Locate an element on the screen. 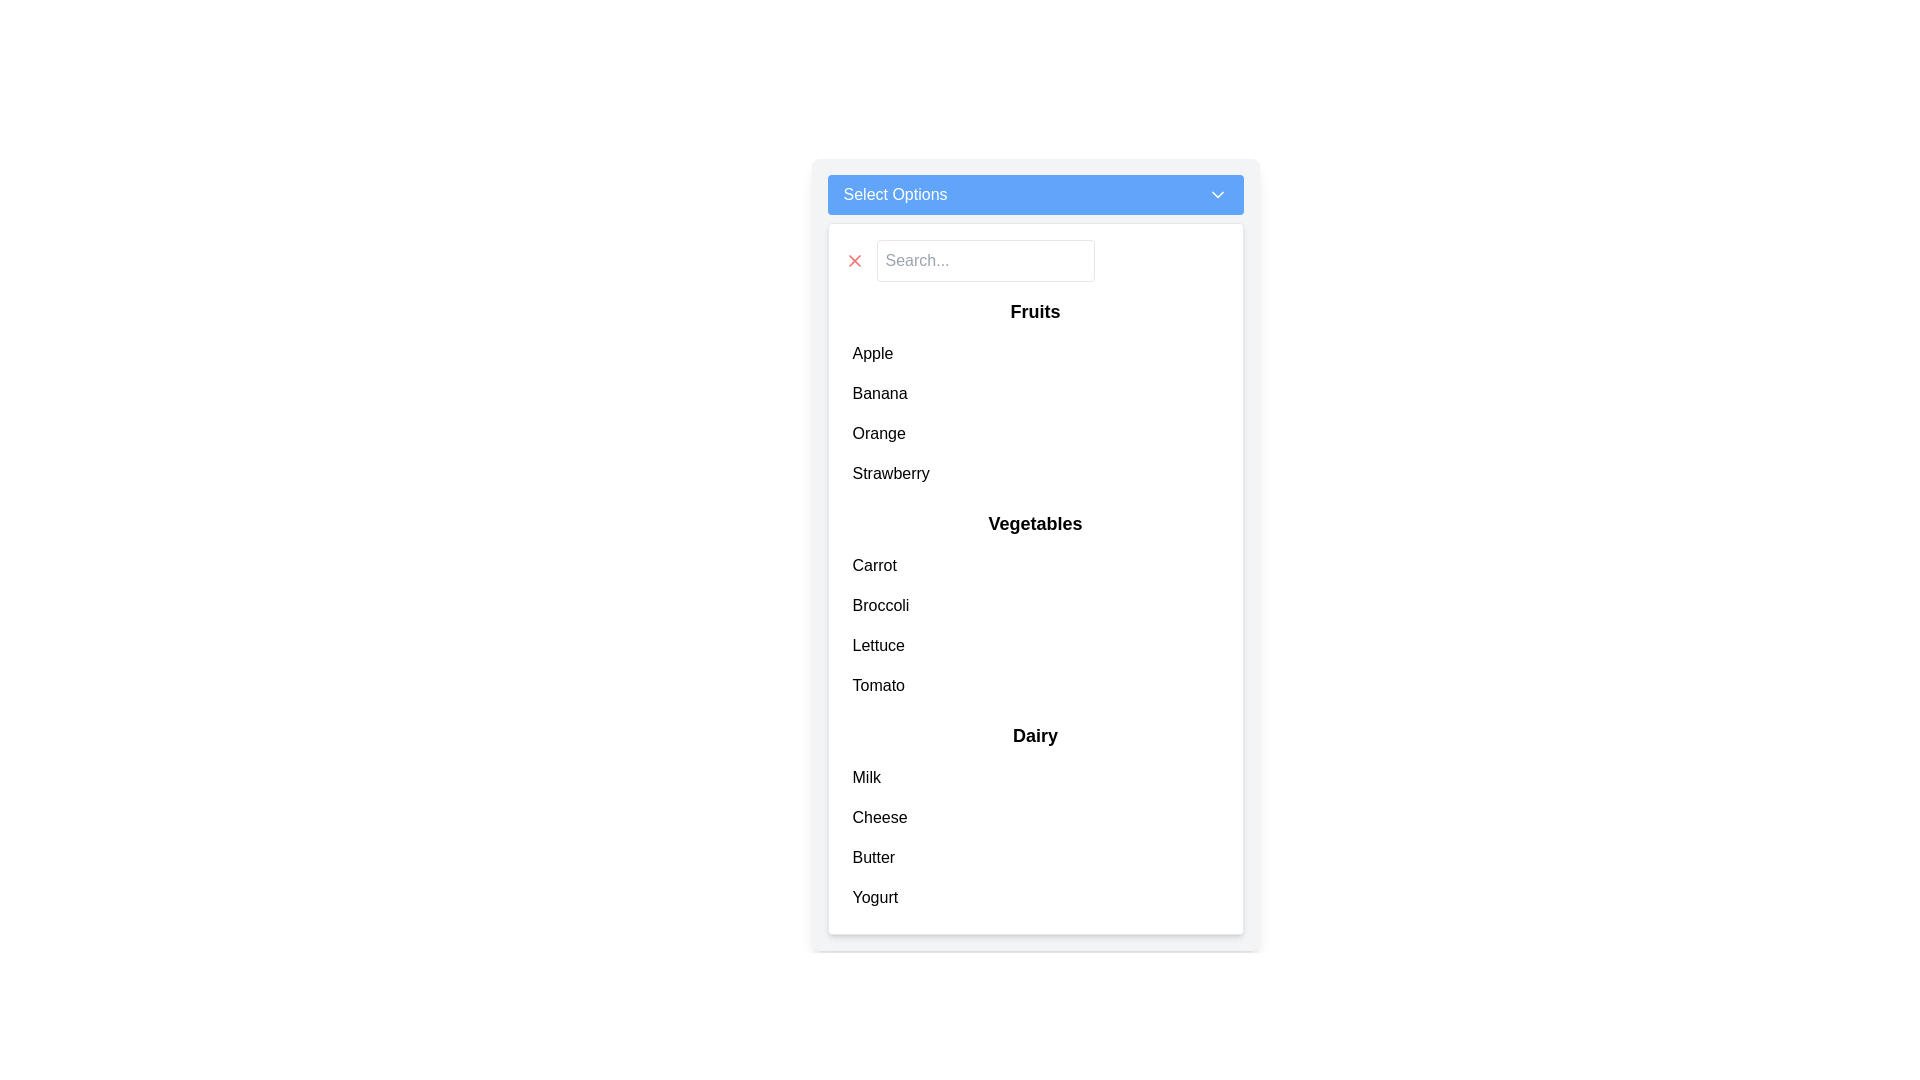  the 'Milk' text label in the Dairy section is located at coordinates (866, 777).